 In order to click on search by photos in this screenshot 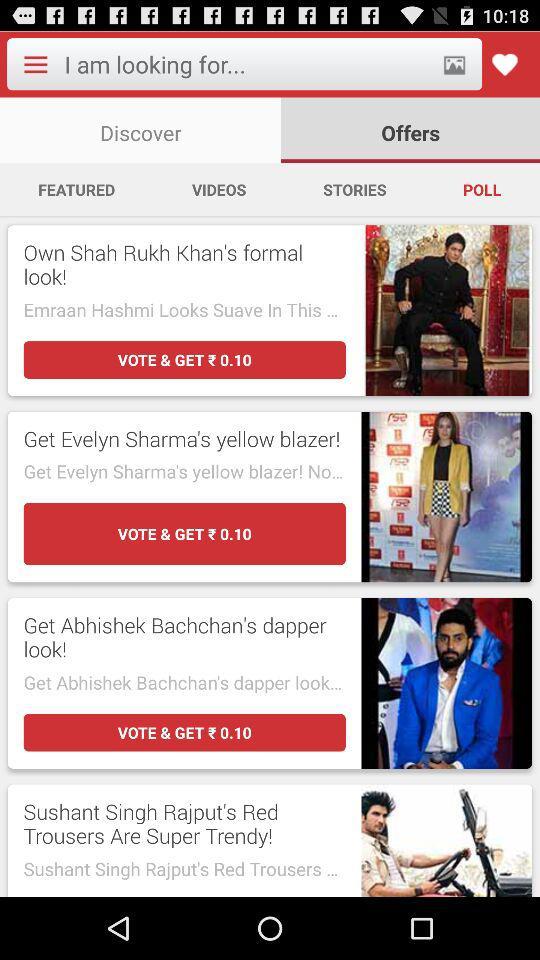, I will do `click(454, 64)`.